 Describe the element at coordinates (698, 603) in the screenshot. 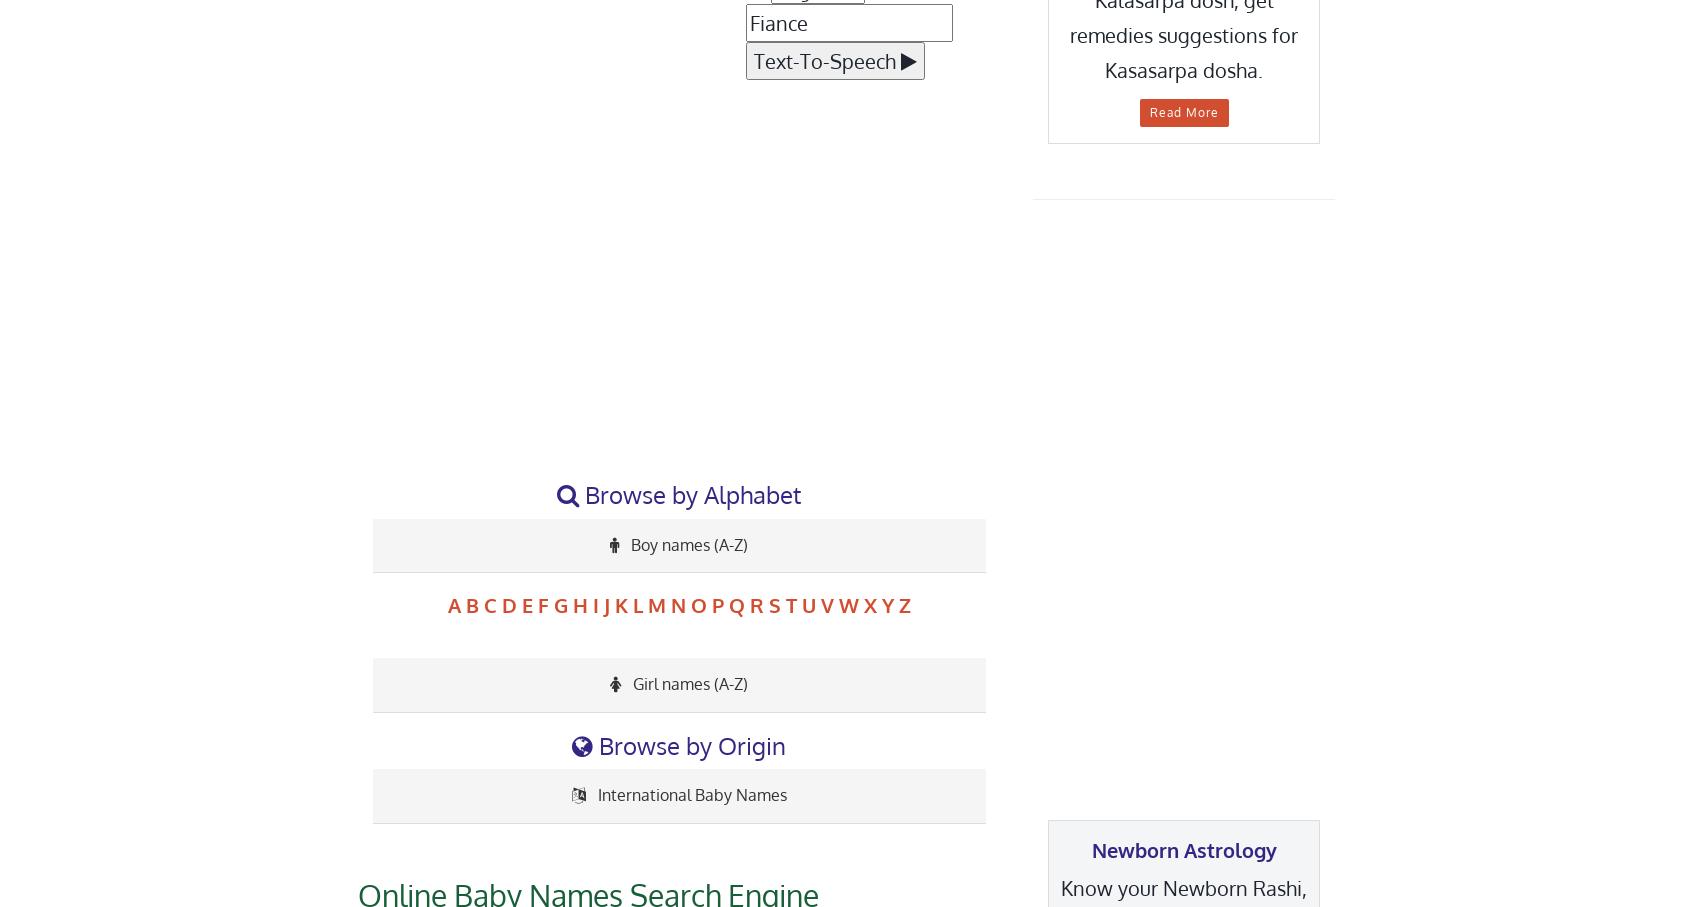

I see `'O'` at that location.